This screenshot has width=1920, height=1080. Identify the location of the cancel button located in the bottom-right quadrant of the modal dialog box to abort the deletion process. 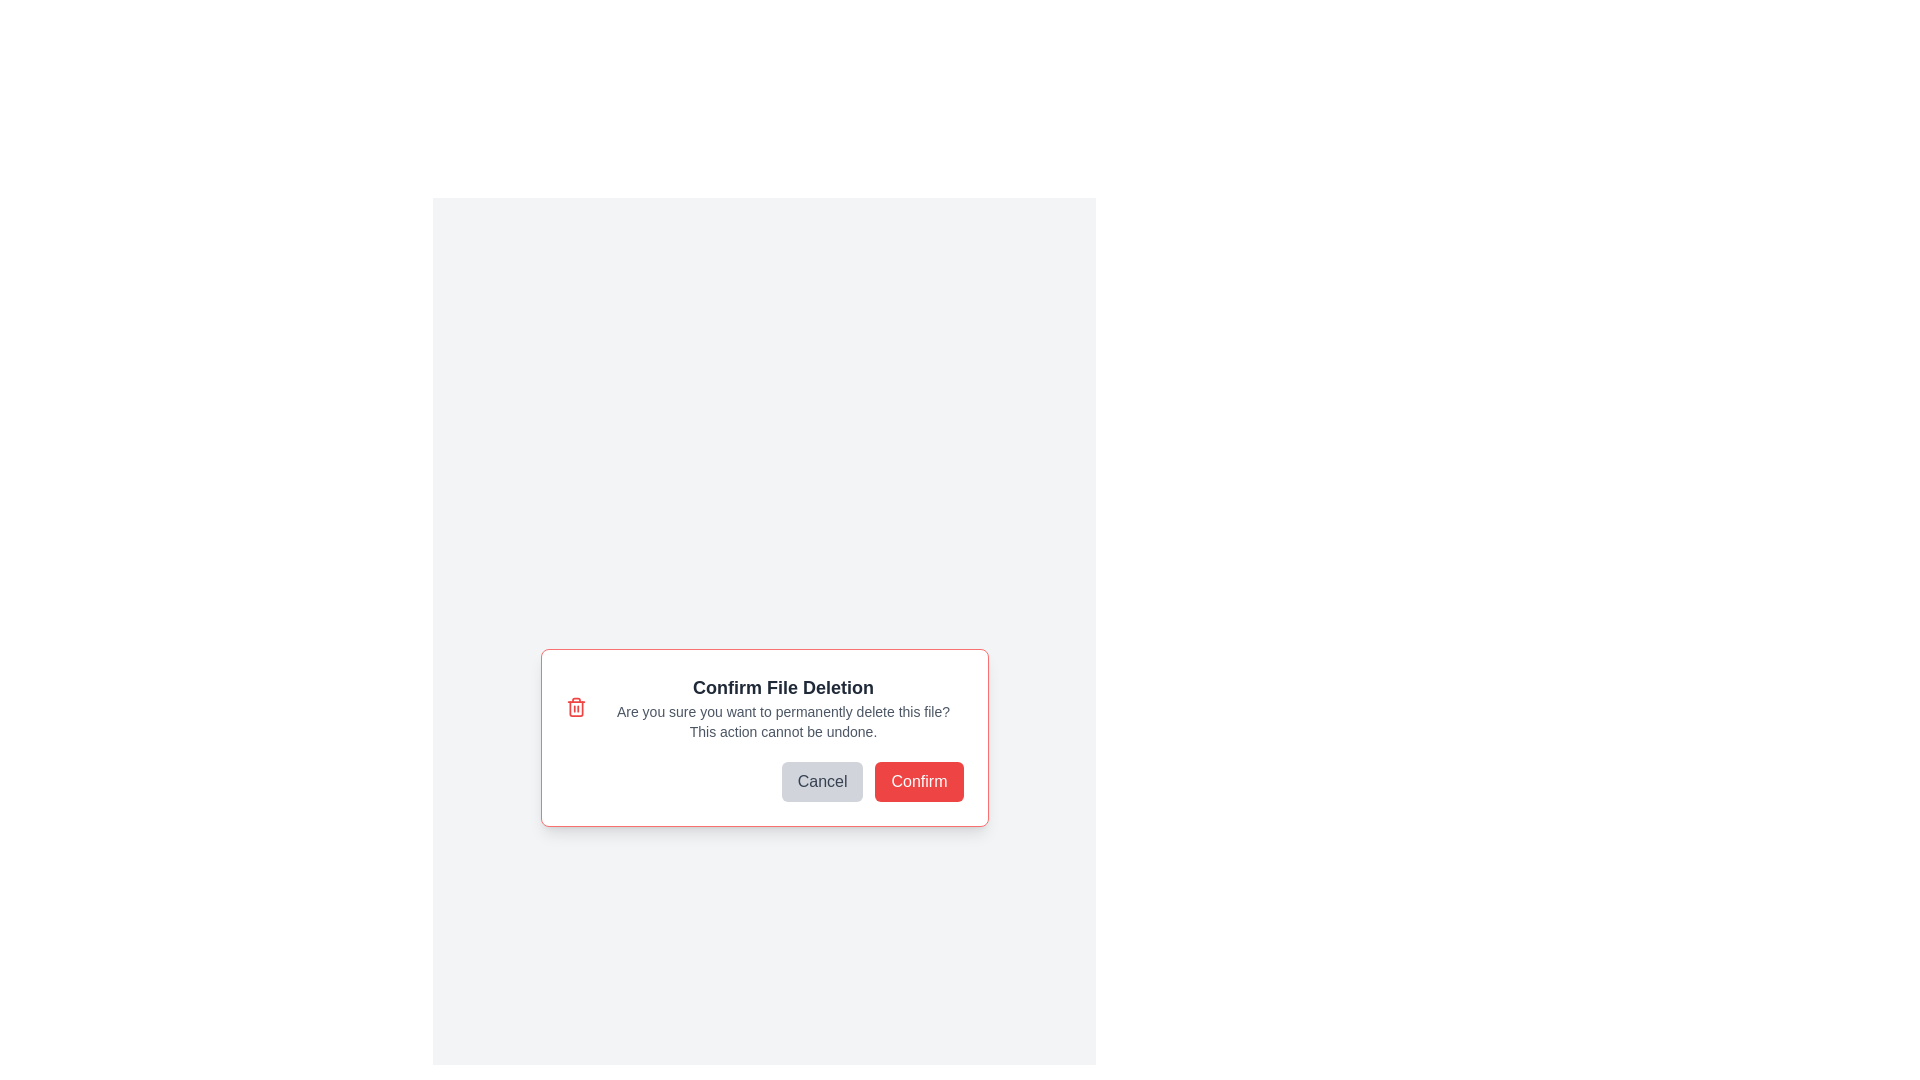
(822, 781).